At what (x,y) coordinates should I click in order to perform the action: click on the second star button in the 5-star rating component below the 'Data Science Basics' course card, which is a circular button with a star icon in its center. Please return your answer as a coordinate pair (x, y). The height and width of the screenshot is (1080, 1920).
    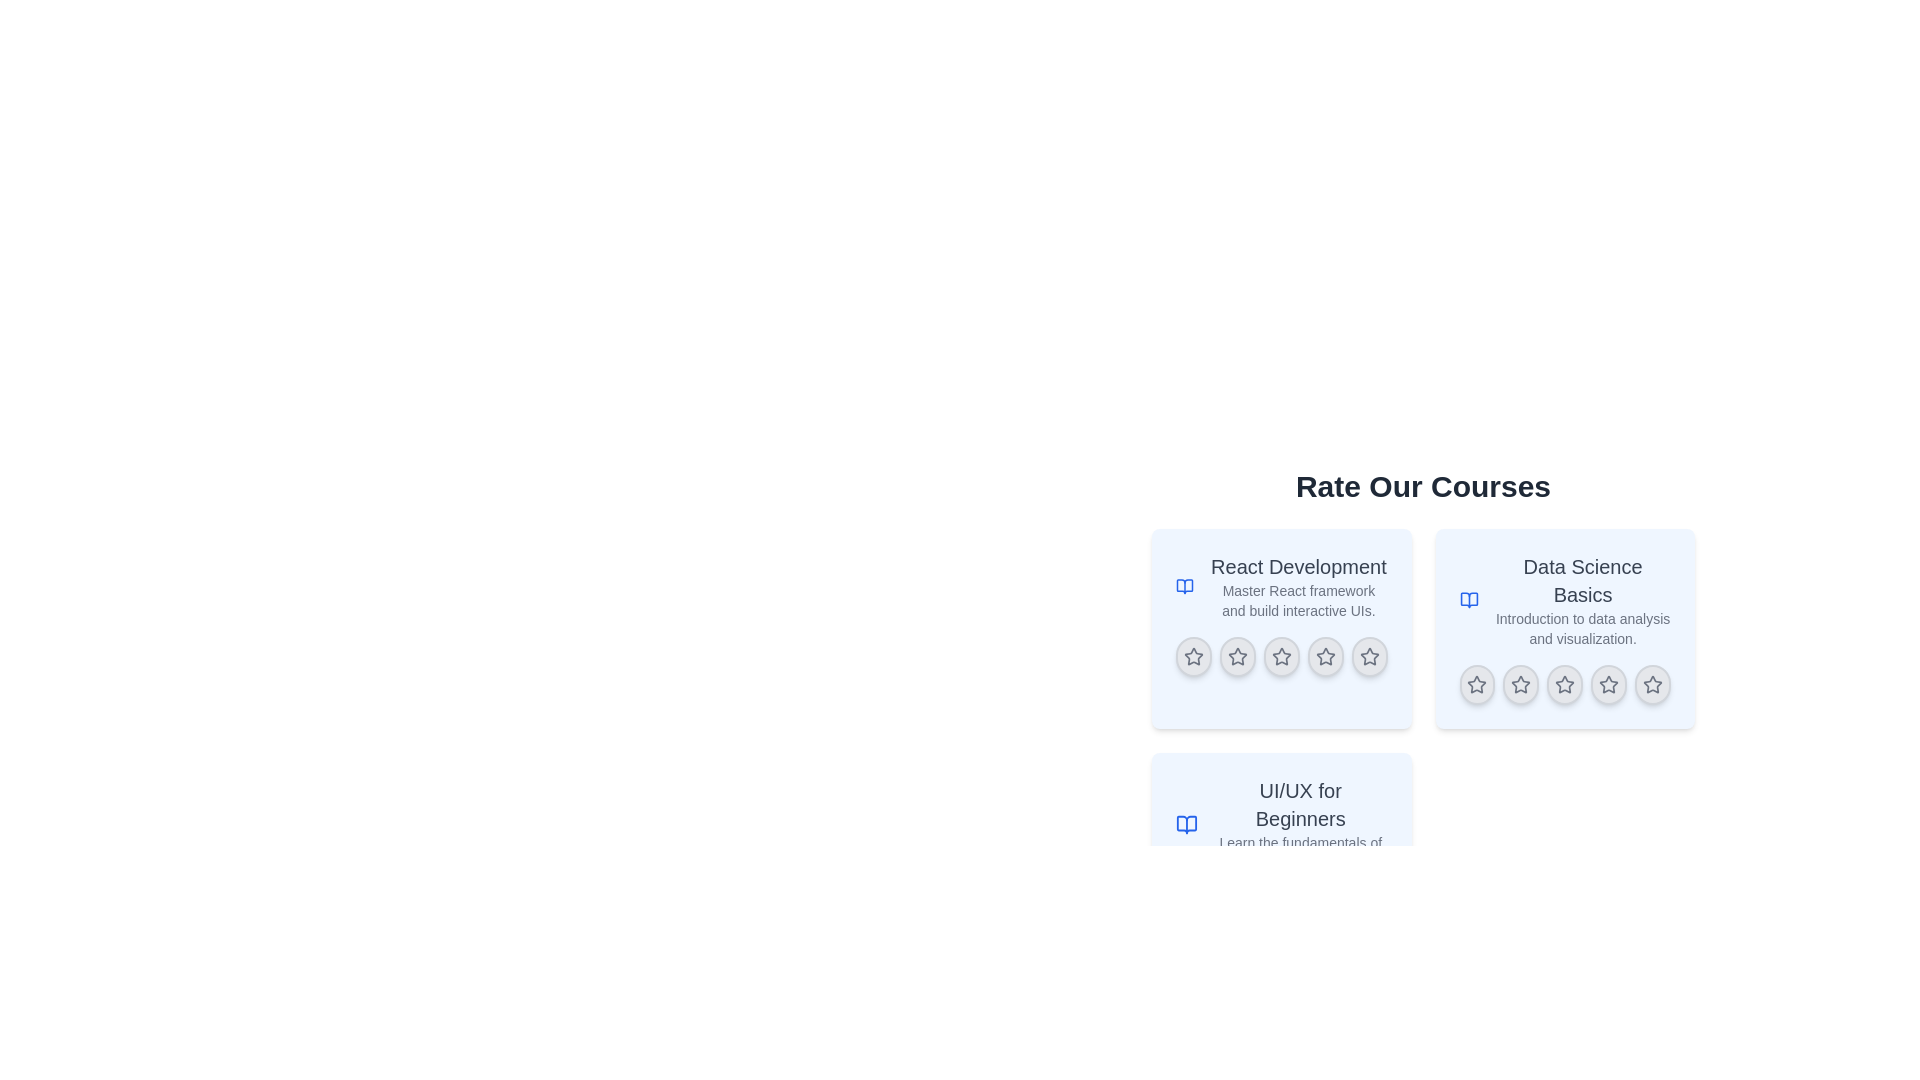
    Looking at the image, I should click on (1520, 684).